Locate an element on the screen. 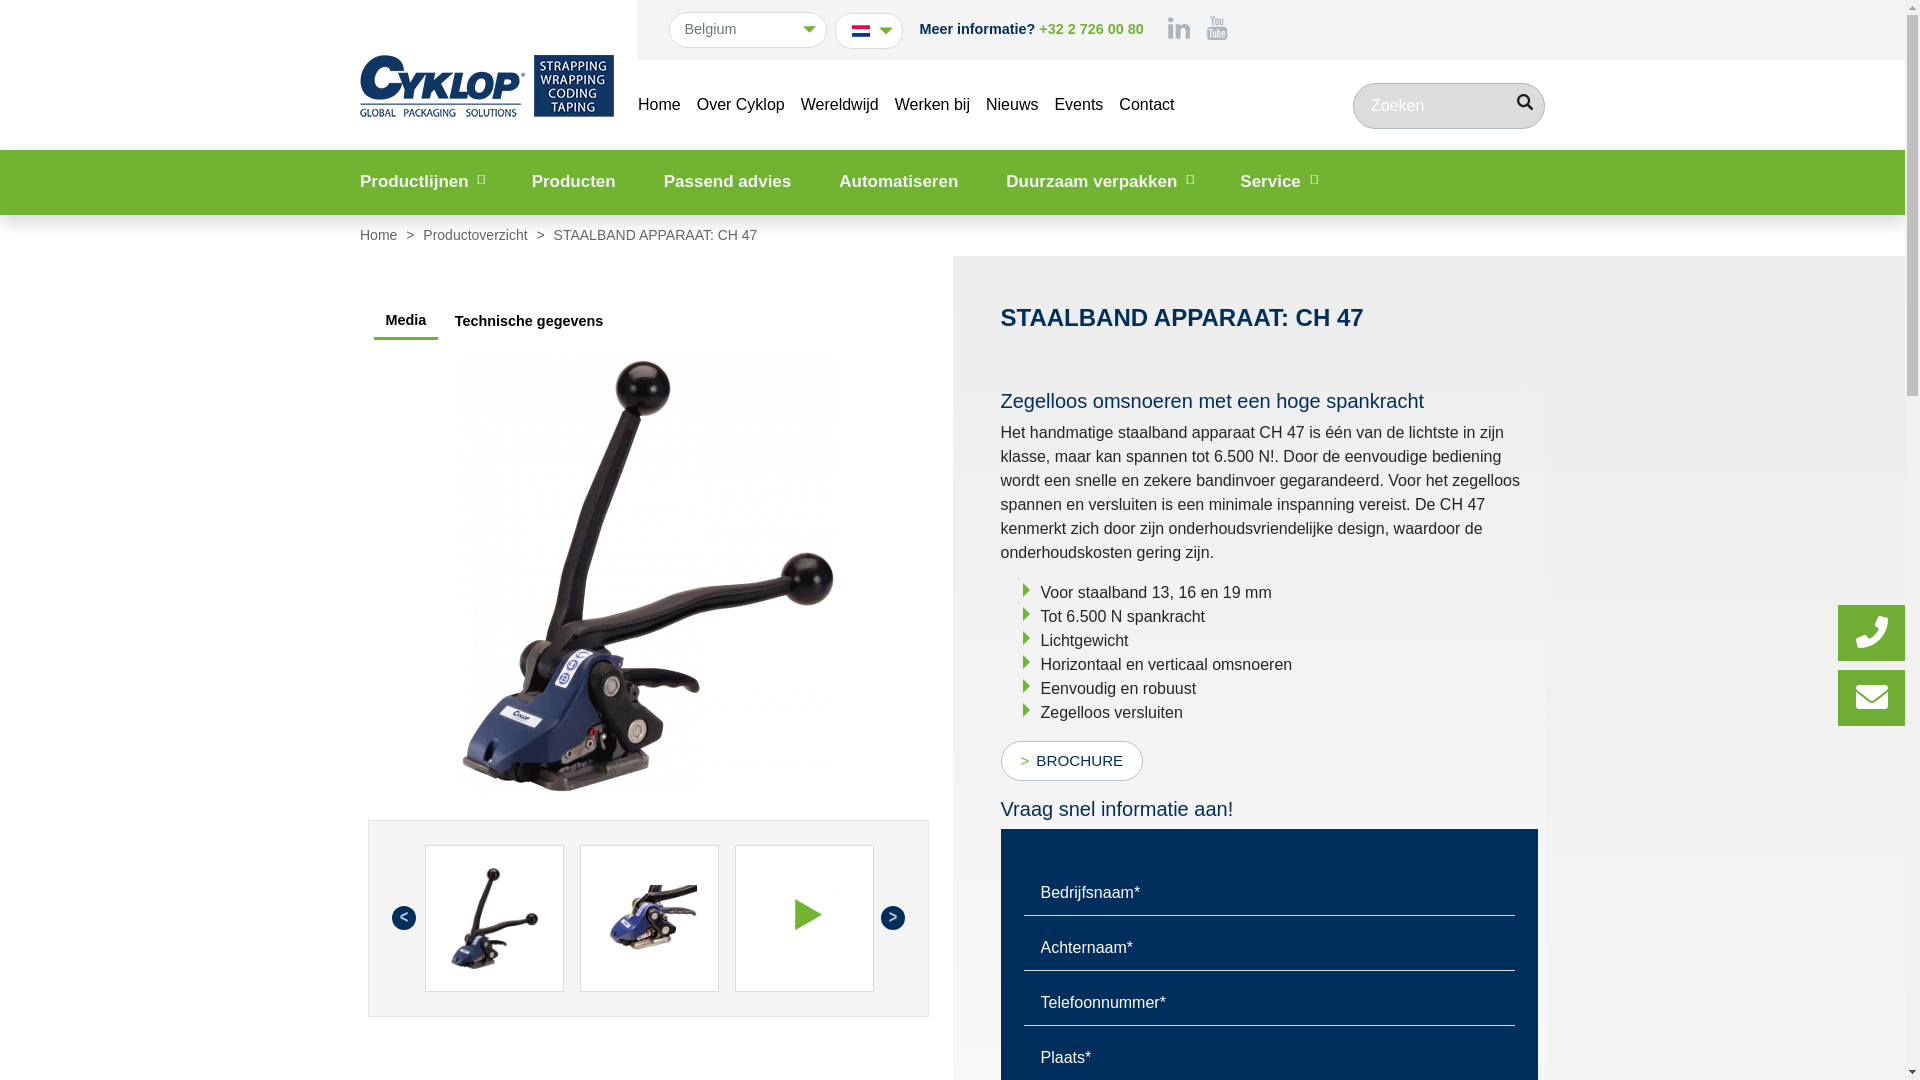 The height and width of the screenshot is (1080, 1920). 'Nieuws' is located at coordinates (1012, 104).